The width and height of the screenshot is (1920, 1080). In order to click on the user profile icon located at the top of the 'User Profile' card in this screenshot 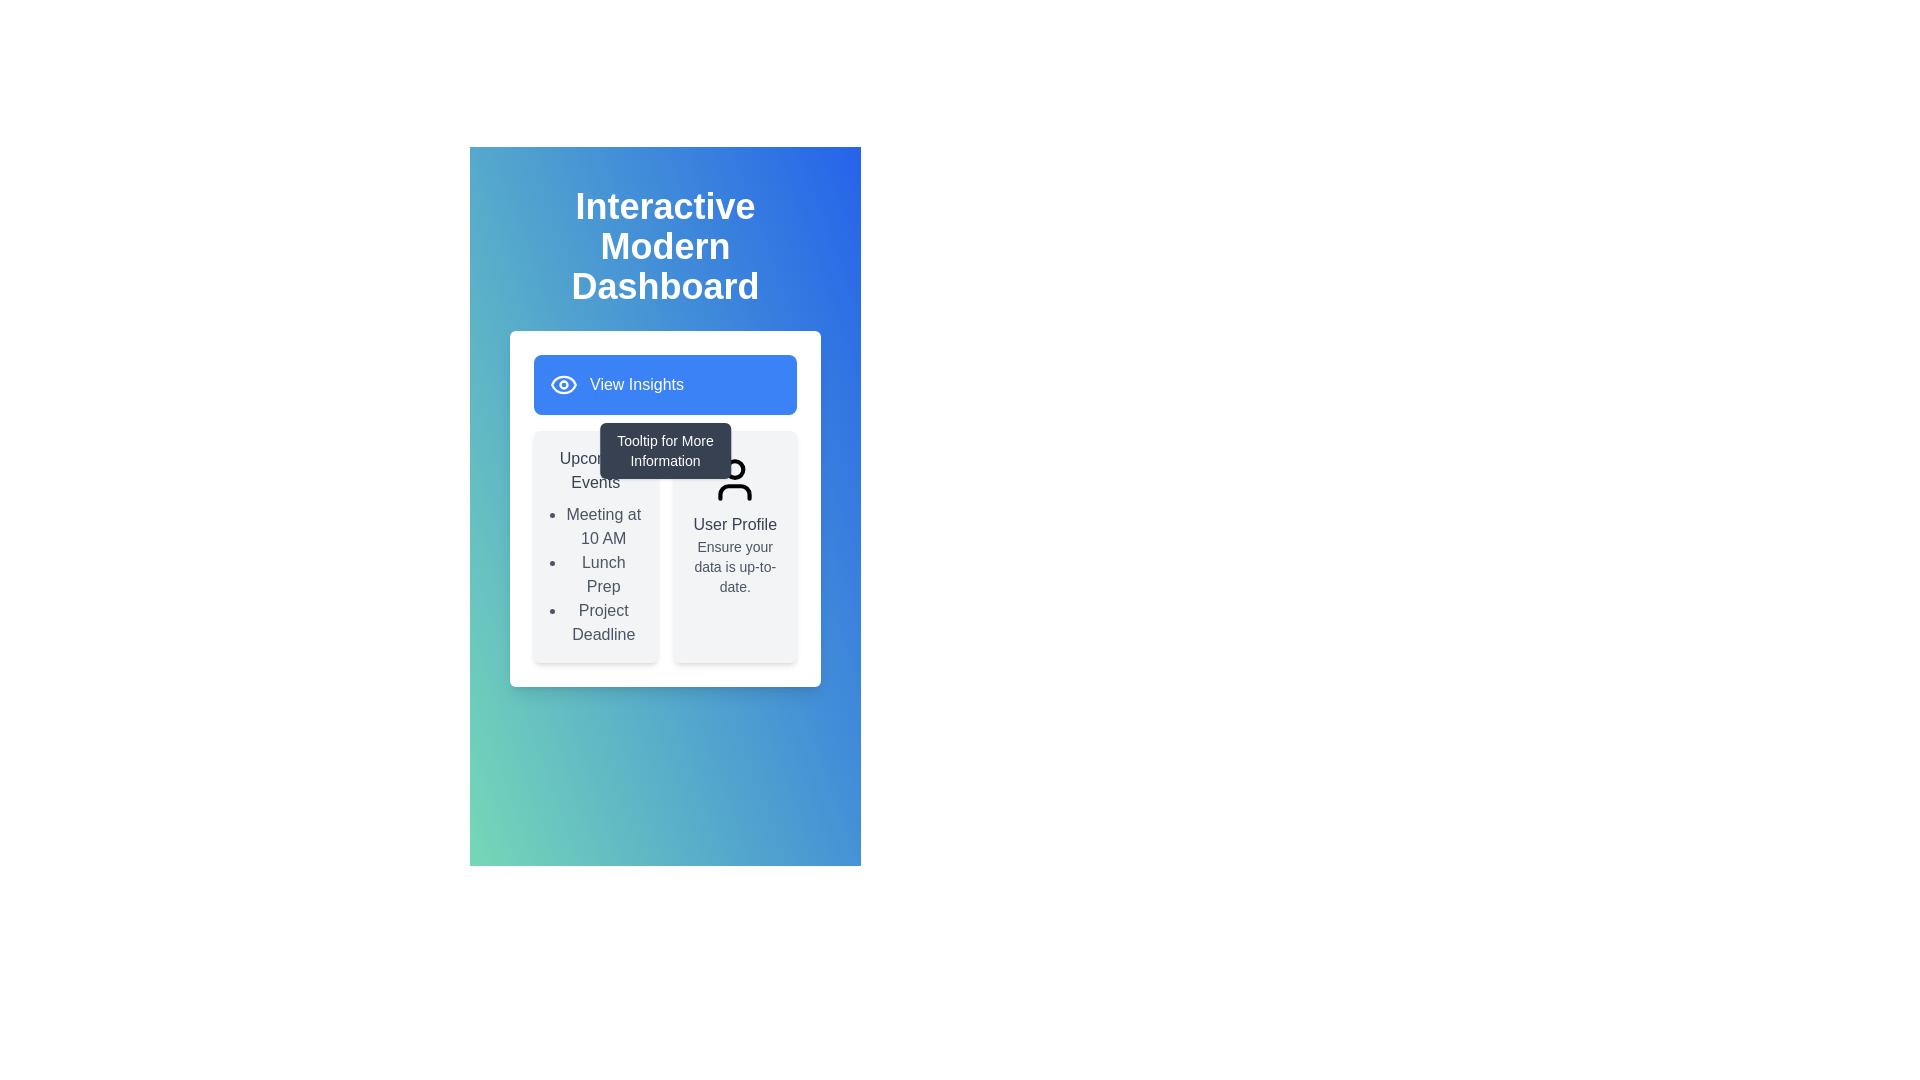, I will do `click(734, 479)`.